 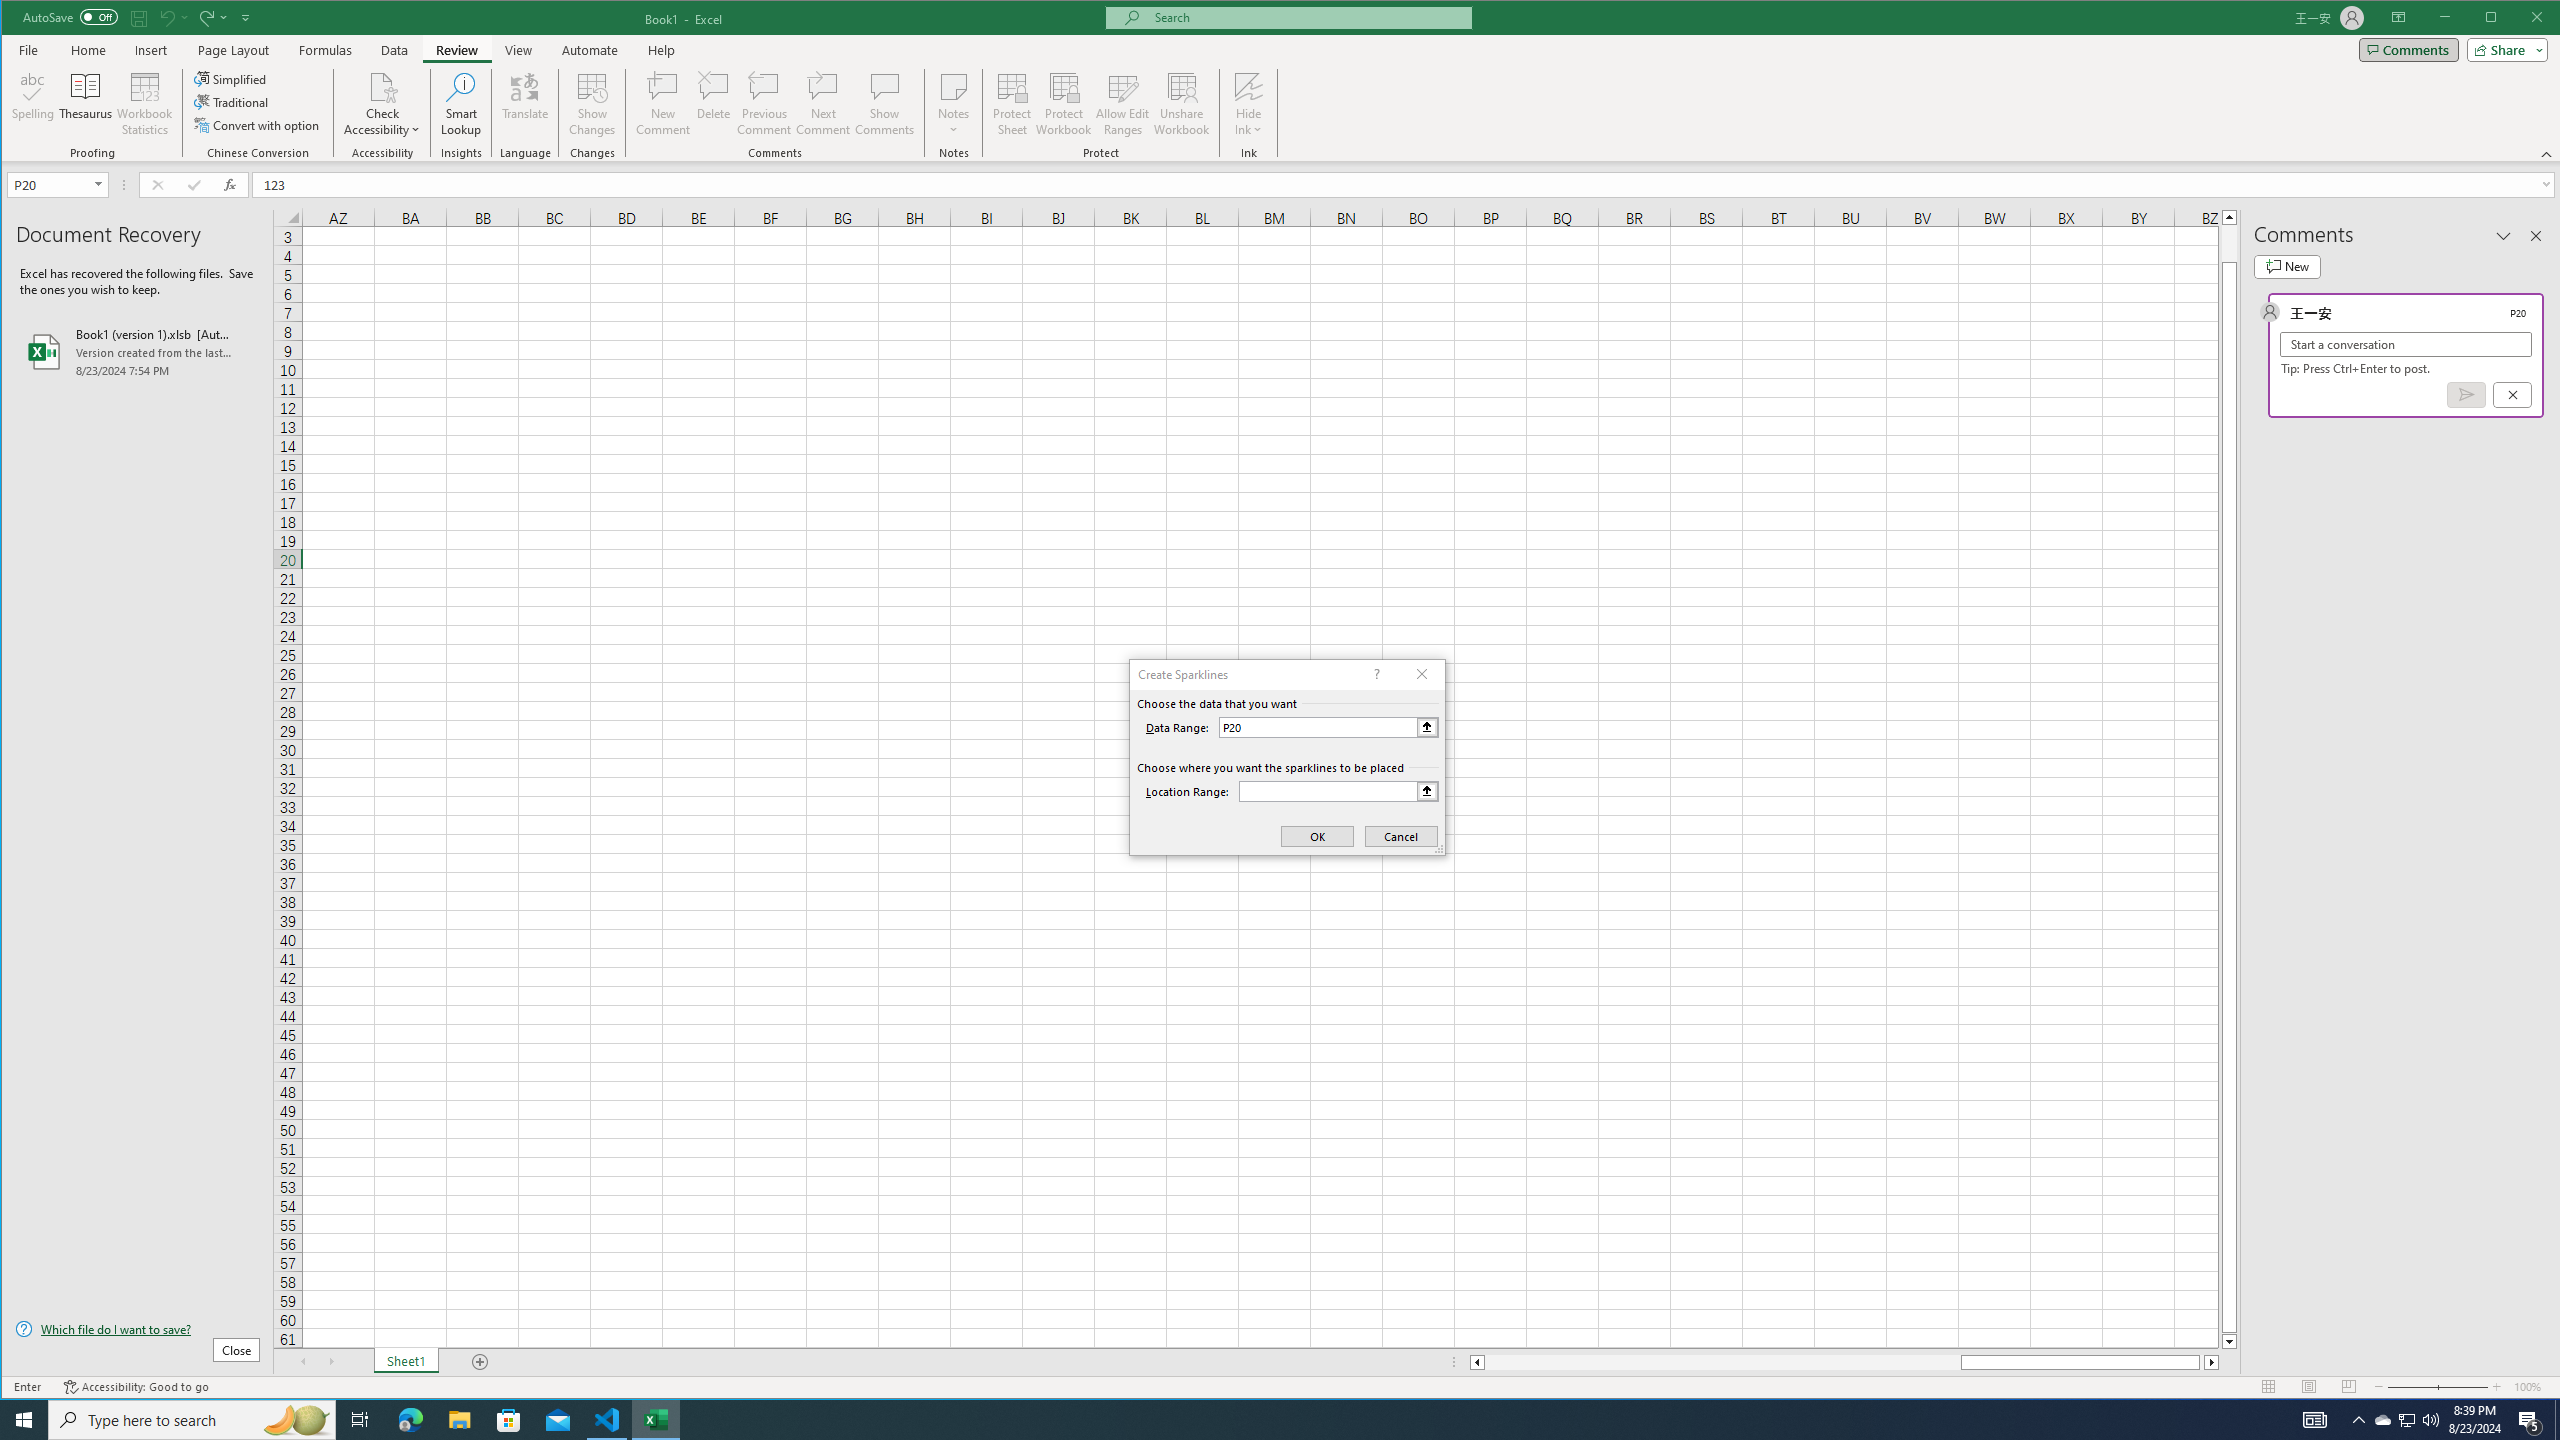 What do you see at coordinates (1181, 103) in the screenshot?
I see `'Unshare Workbook'` at bounding box center [1181, 103].